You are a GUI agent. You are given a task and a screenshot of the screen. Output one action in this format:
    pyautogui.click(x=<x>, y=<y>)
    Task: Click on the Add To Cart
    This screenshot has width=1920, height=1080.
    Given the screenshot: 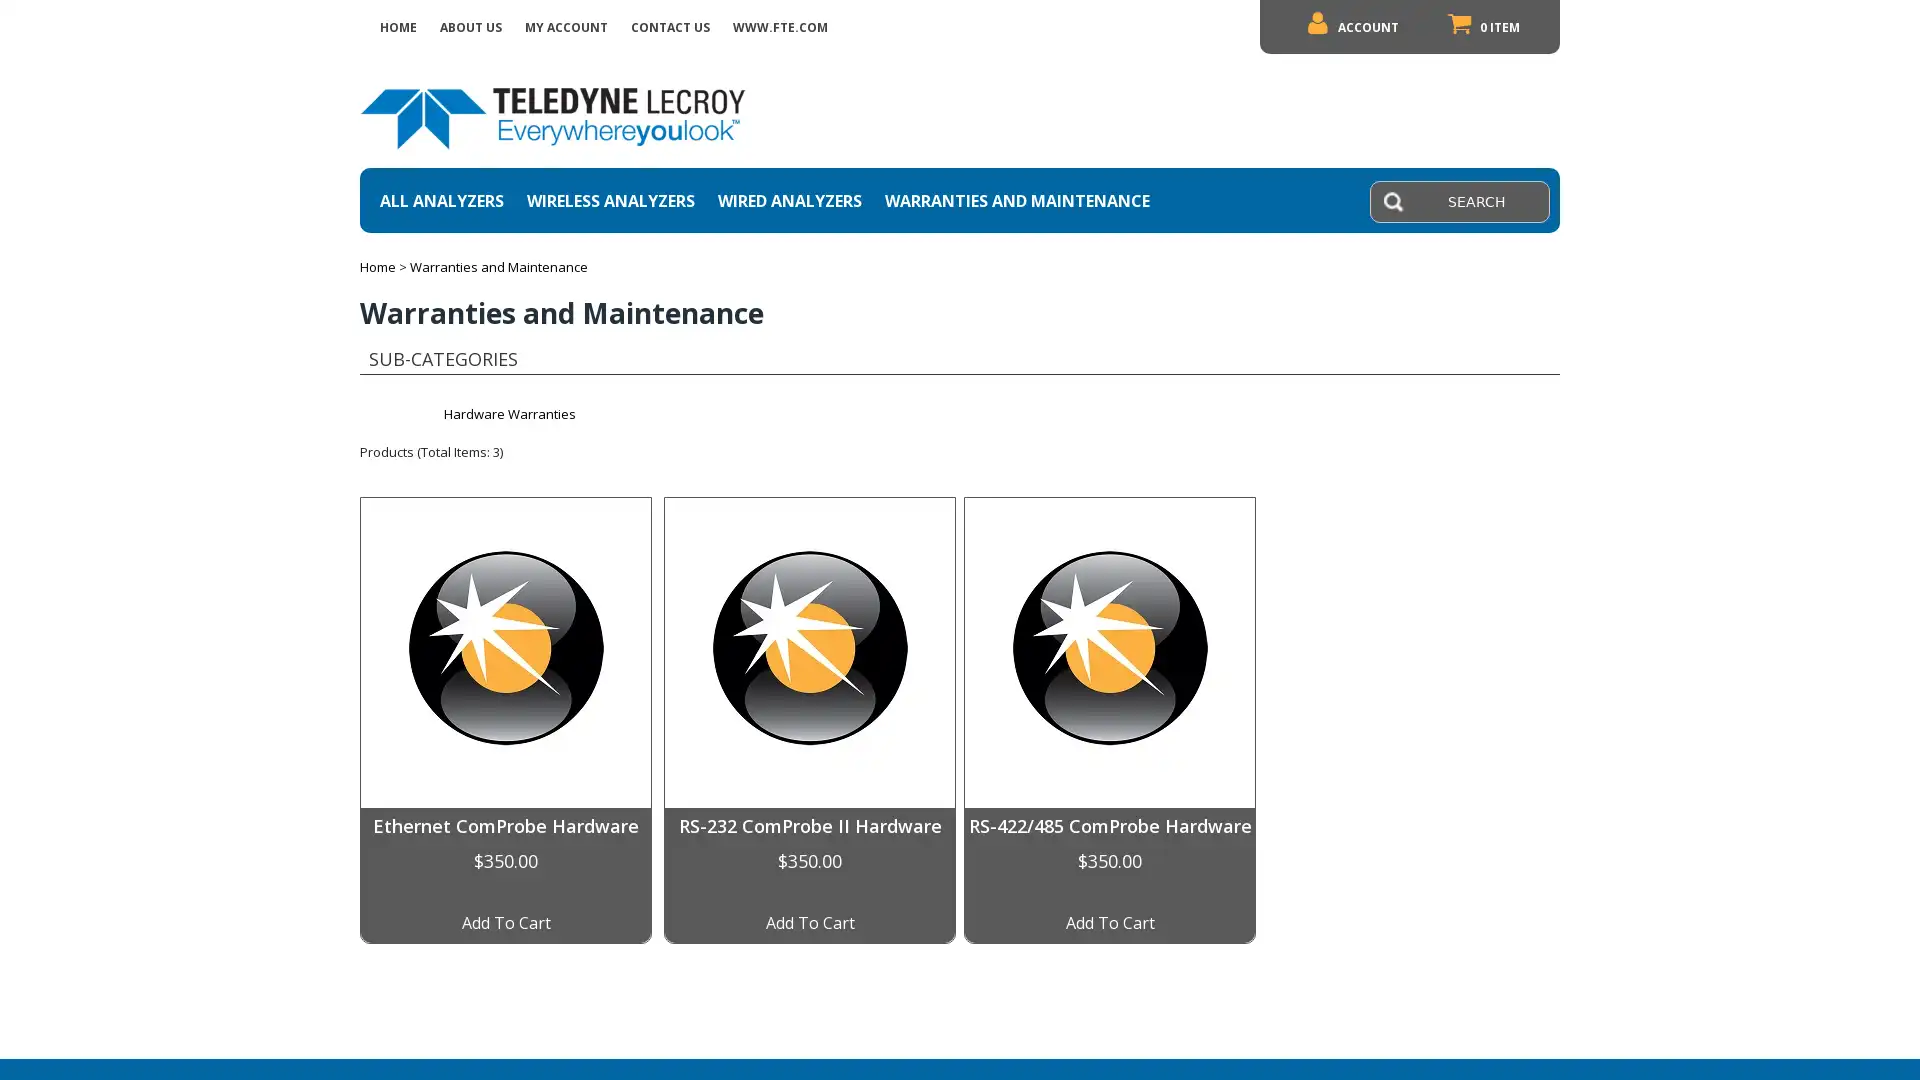 What is the action you would take?
    pyautogui.click(x=505, y=921)
    